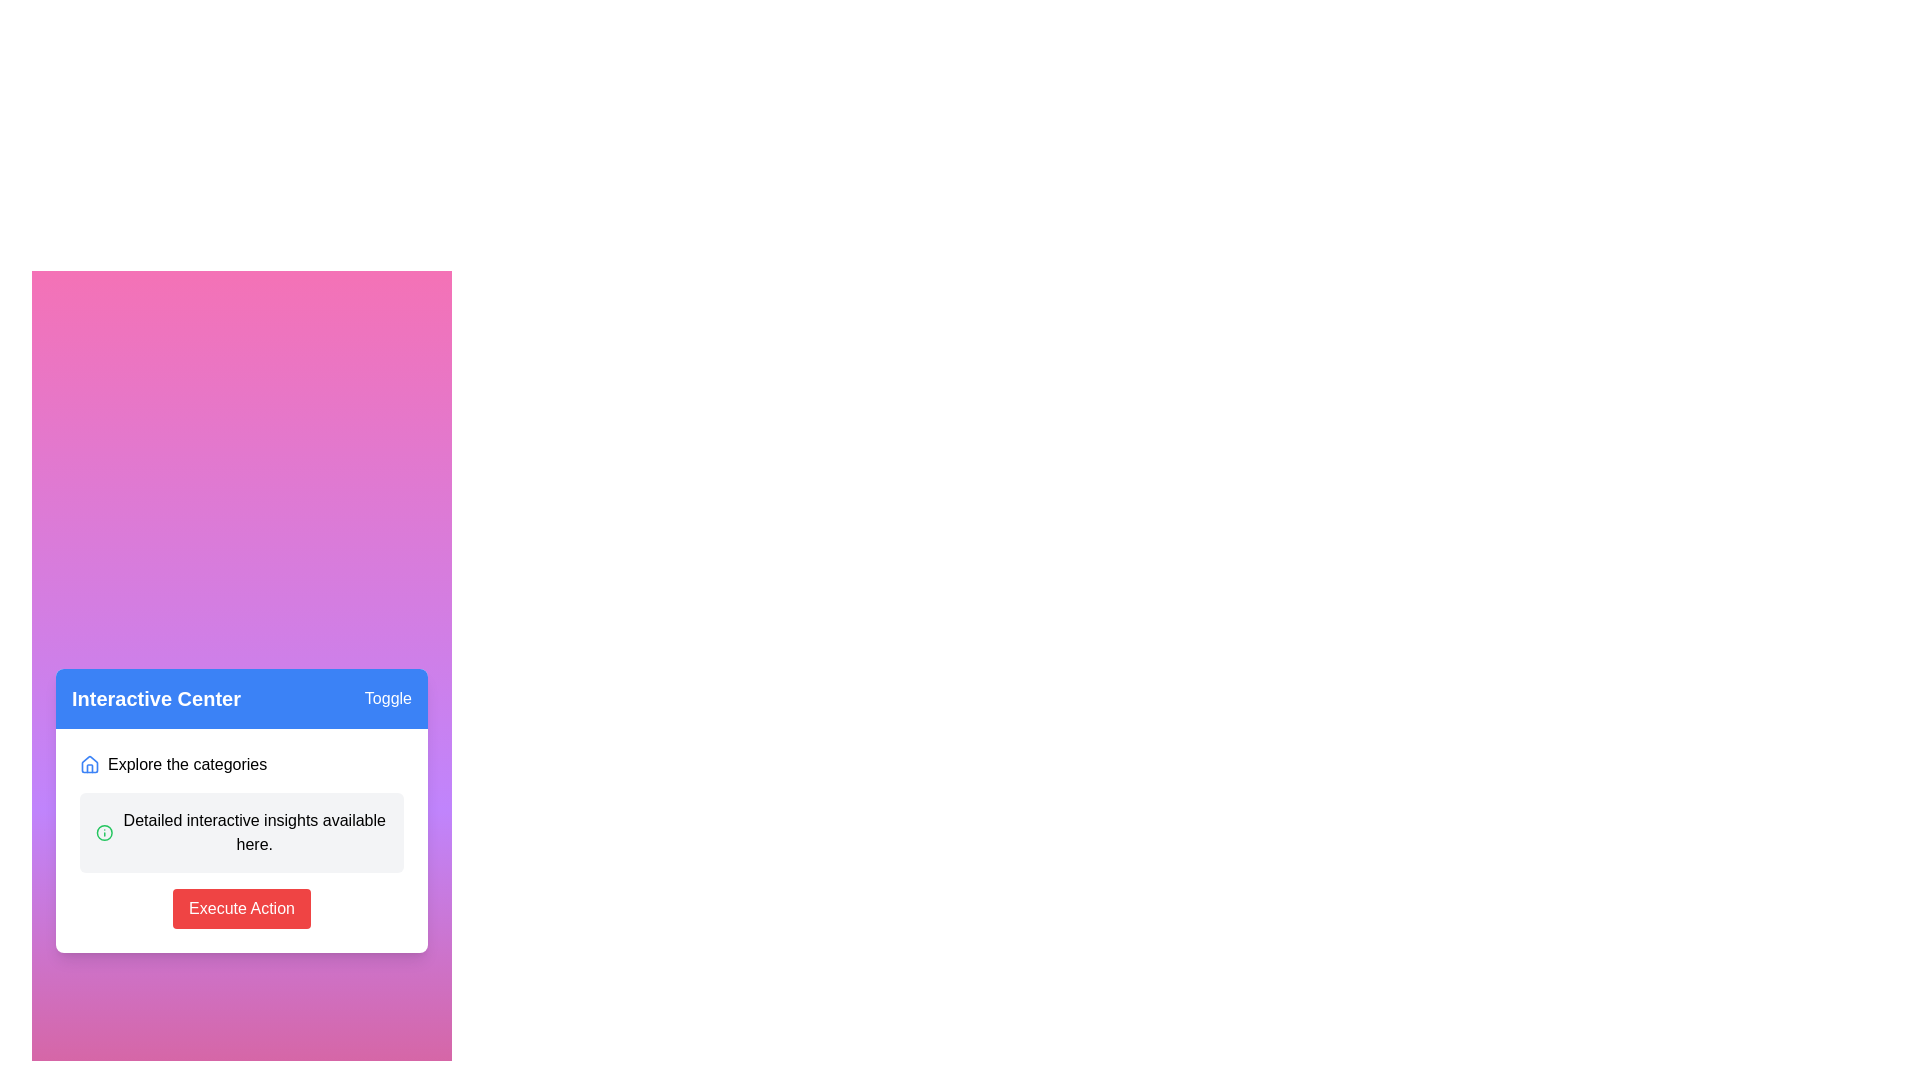 The height and width of the screenshot is (1080, 1920). I want to click on the toggle button located at the top-right corner of the 'Interactive Center' blue header bar to switch between states, so click(388, 697).